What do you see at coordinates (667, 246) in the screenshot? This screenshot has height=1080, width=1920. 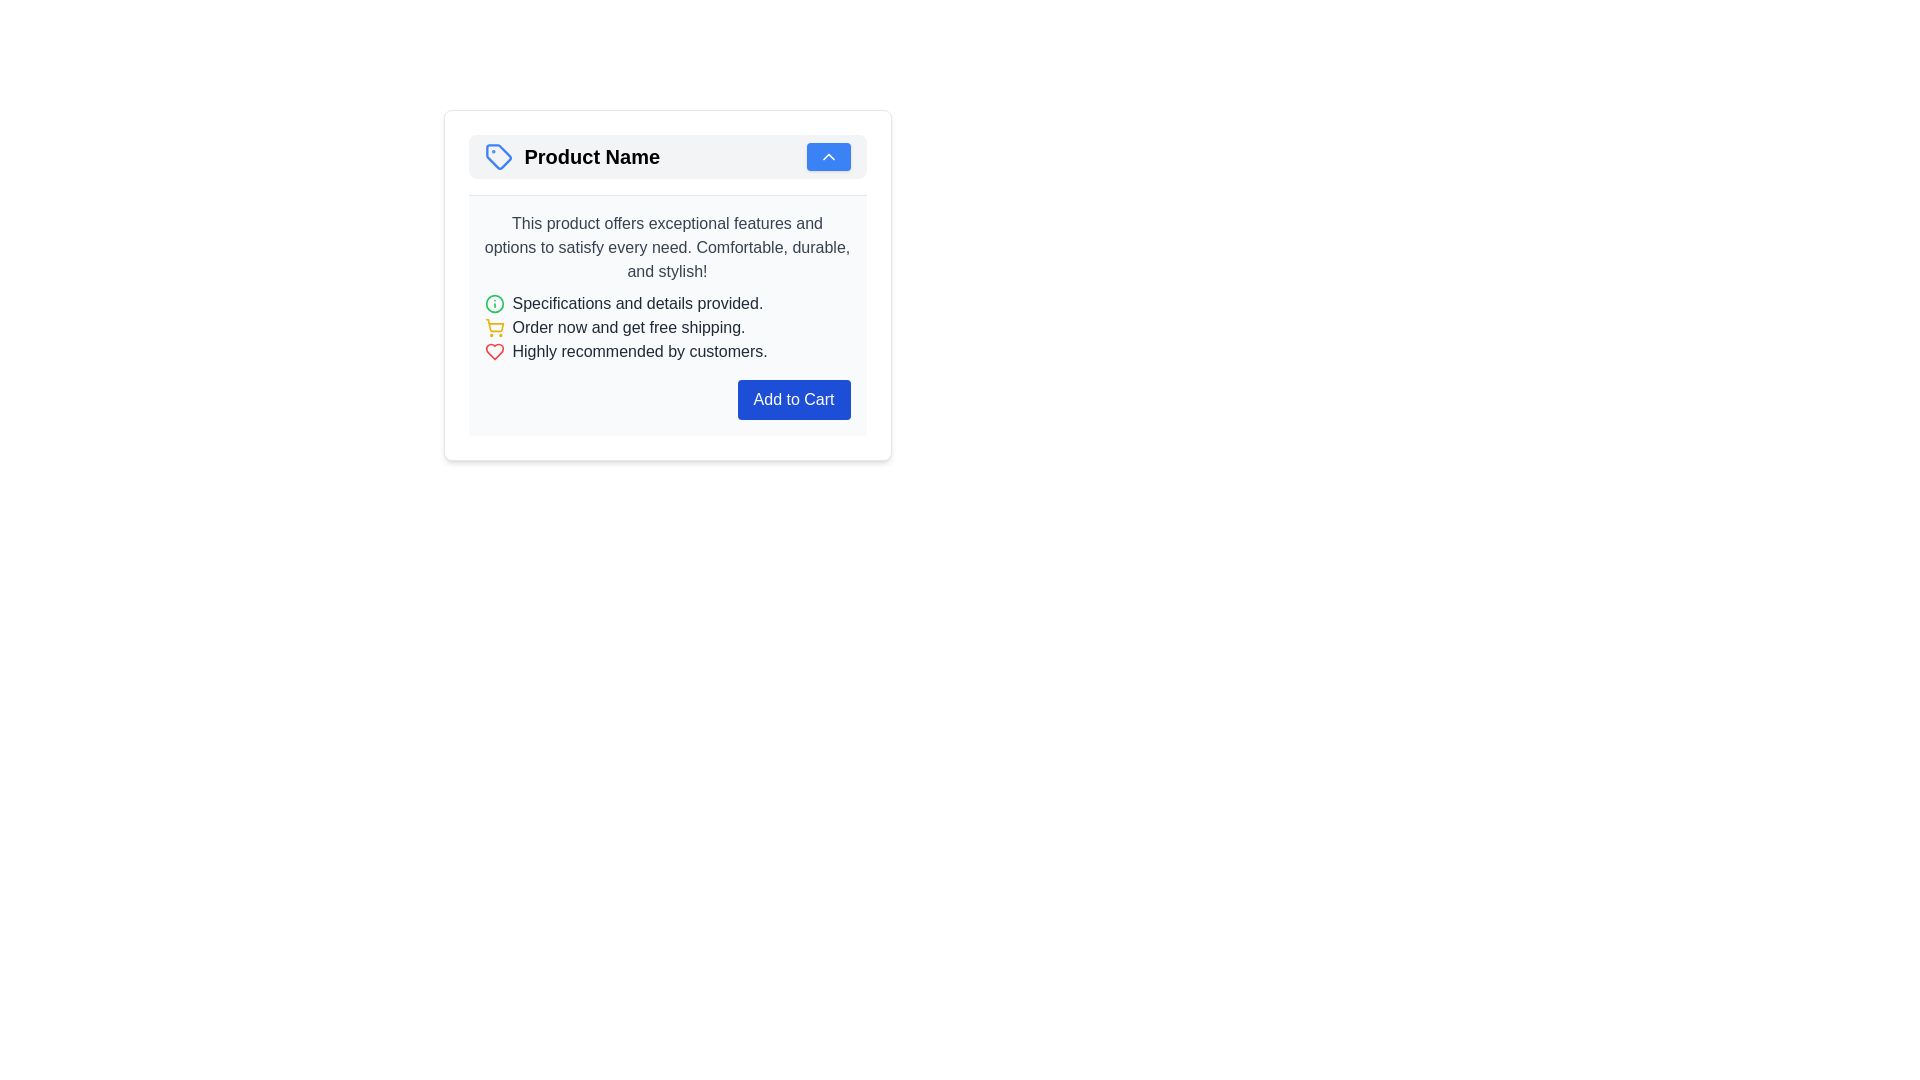 I see `non-interactive text element that provides a descriptive summary of the product's key highlights, located directly below the 'Product Name' heading` at bounding box center [667, 246].